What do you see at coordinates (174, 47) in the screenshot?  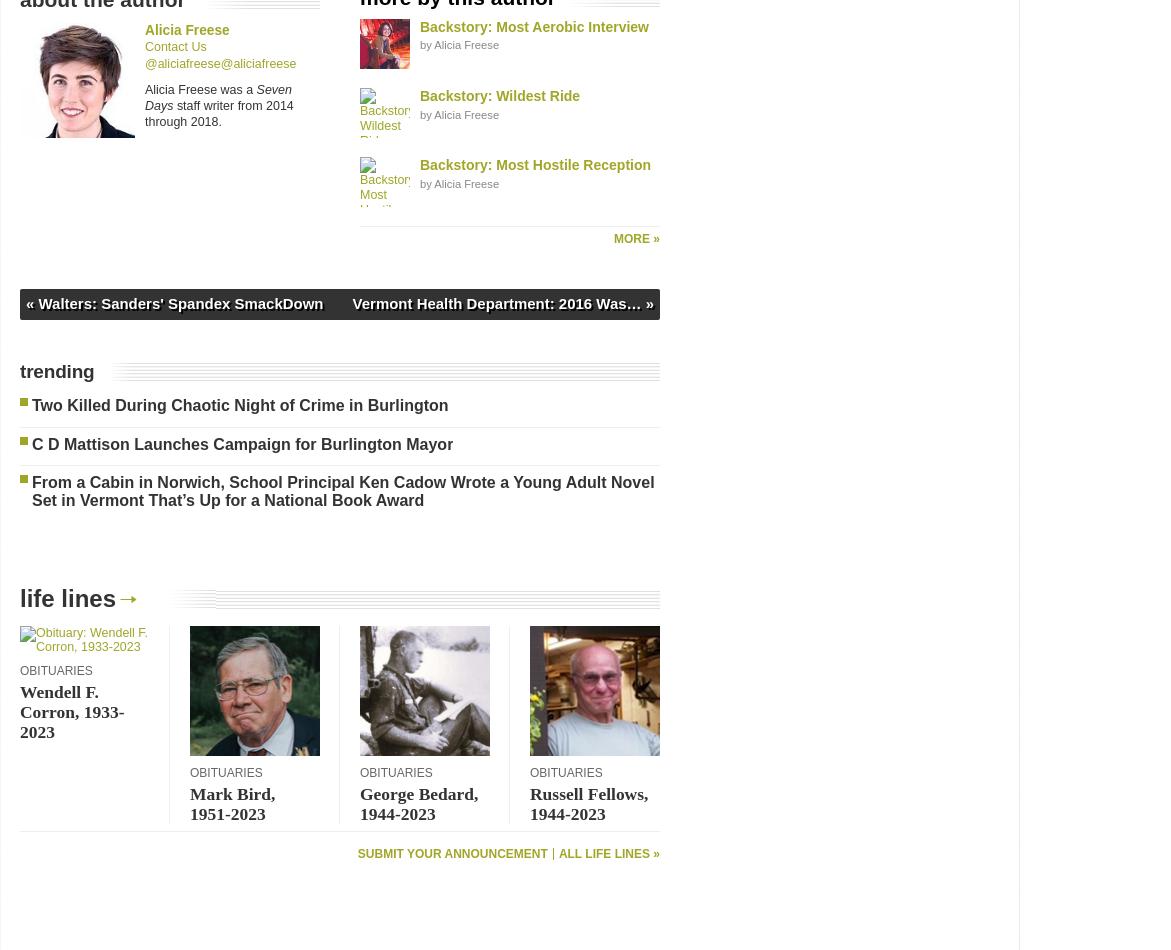 I see `'Contact Us'` at bounding box center [174, 47].